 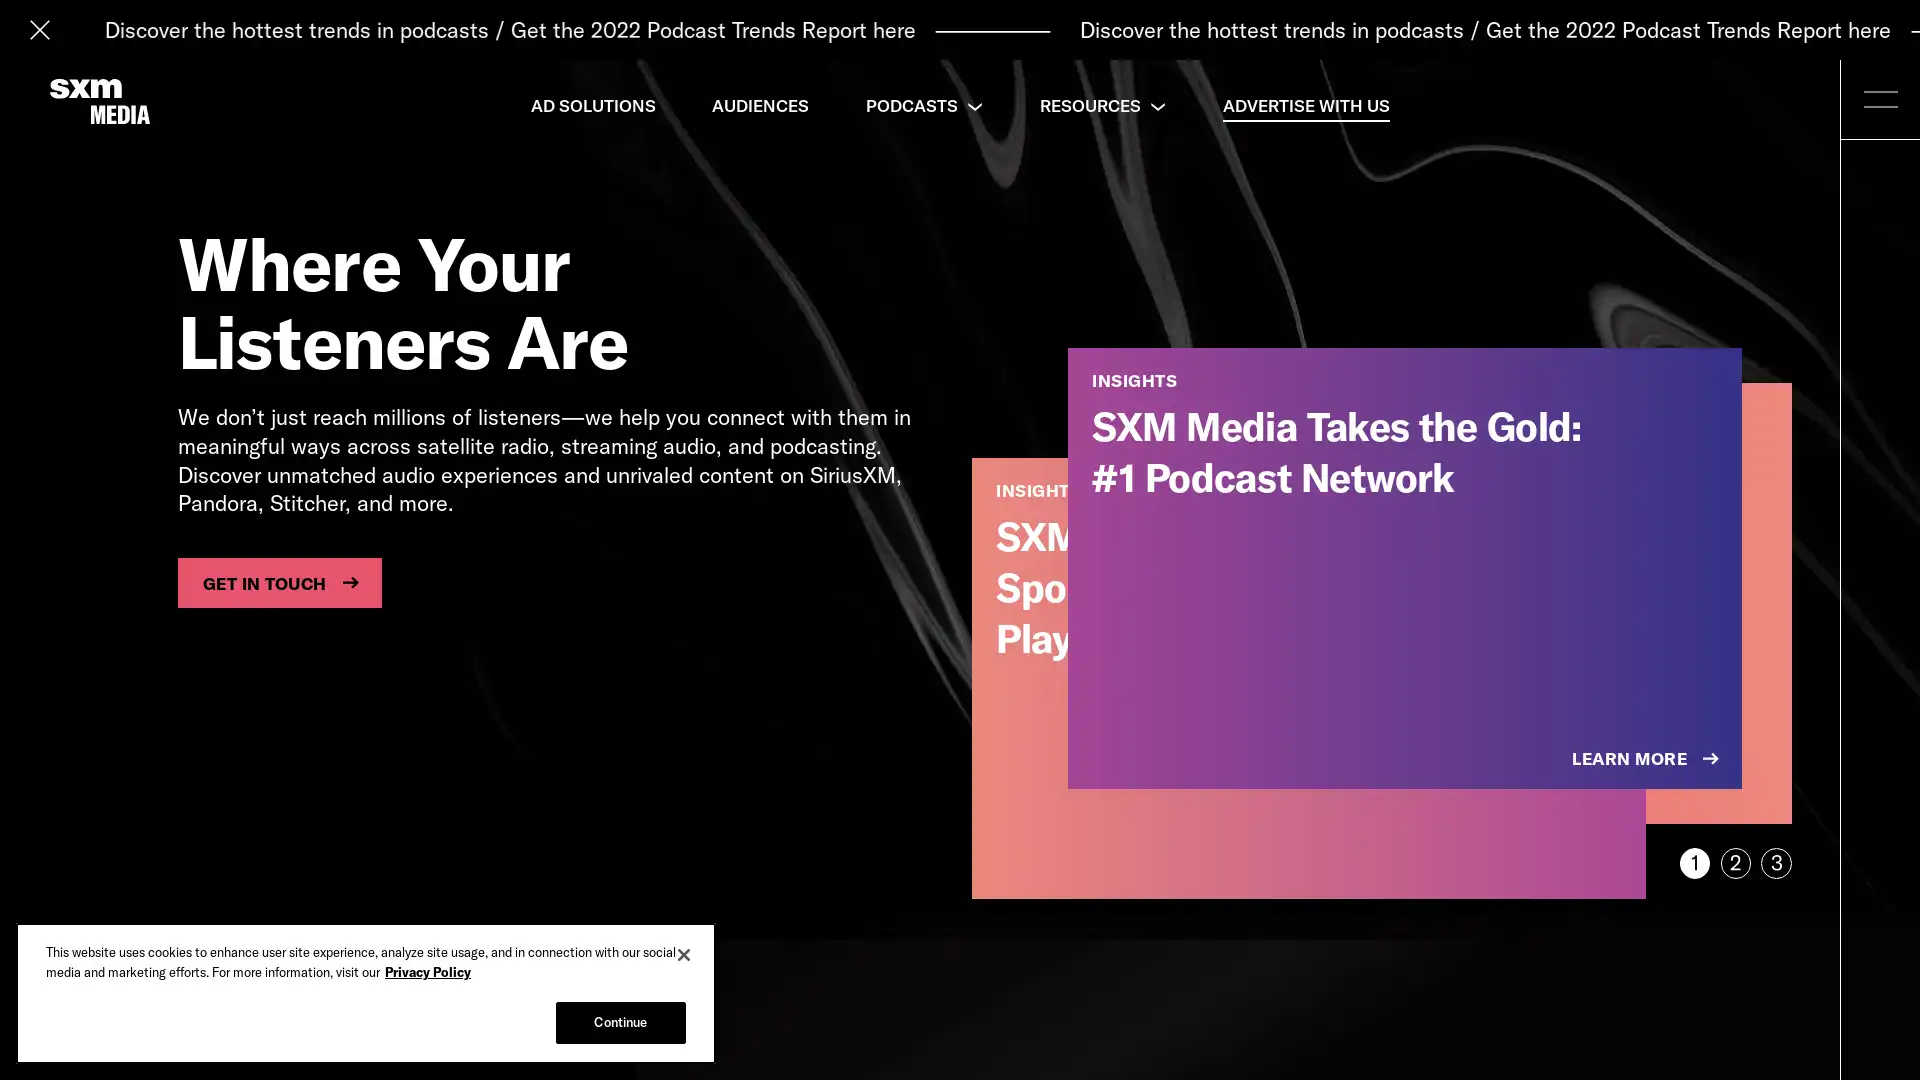 I want to click on 3, so click(x=1776, y=862).